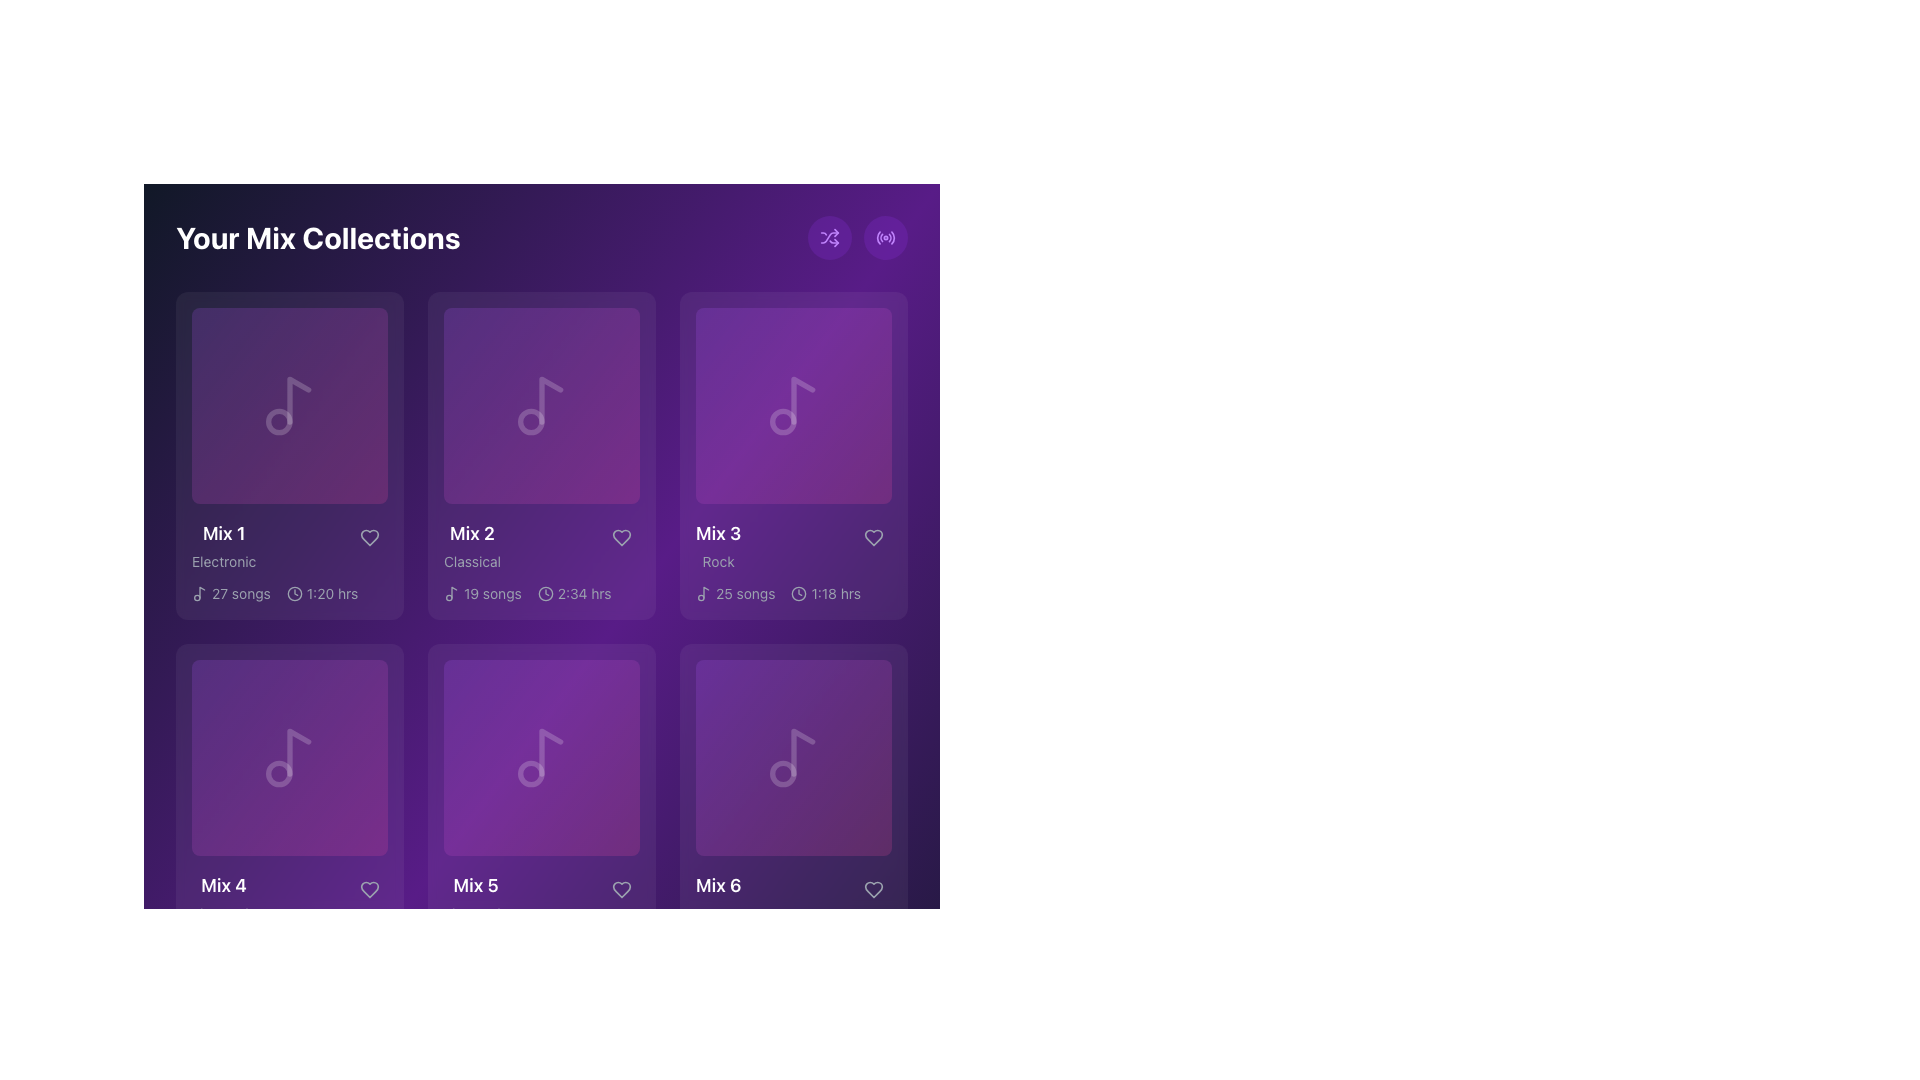  What do you see at coordinates (369, 889) in the screenshot?
I see `the heart icon button located in the bottom-right corner of the 'Mix 4' section` at bounding box center [369, 889].